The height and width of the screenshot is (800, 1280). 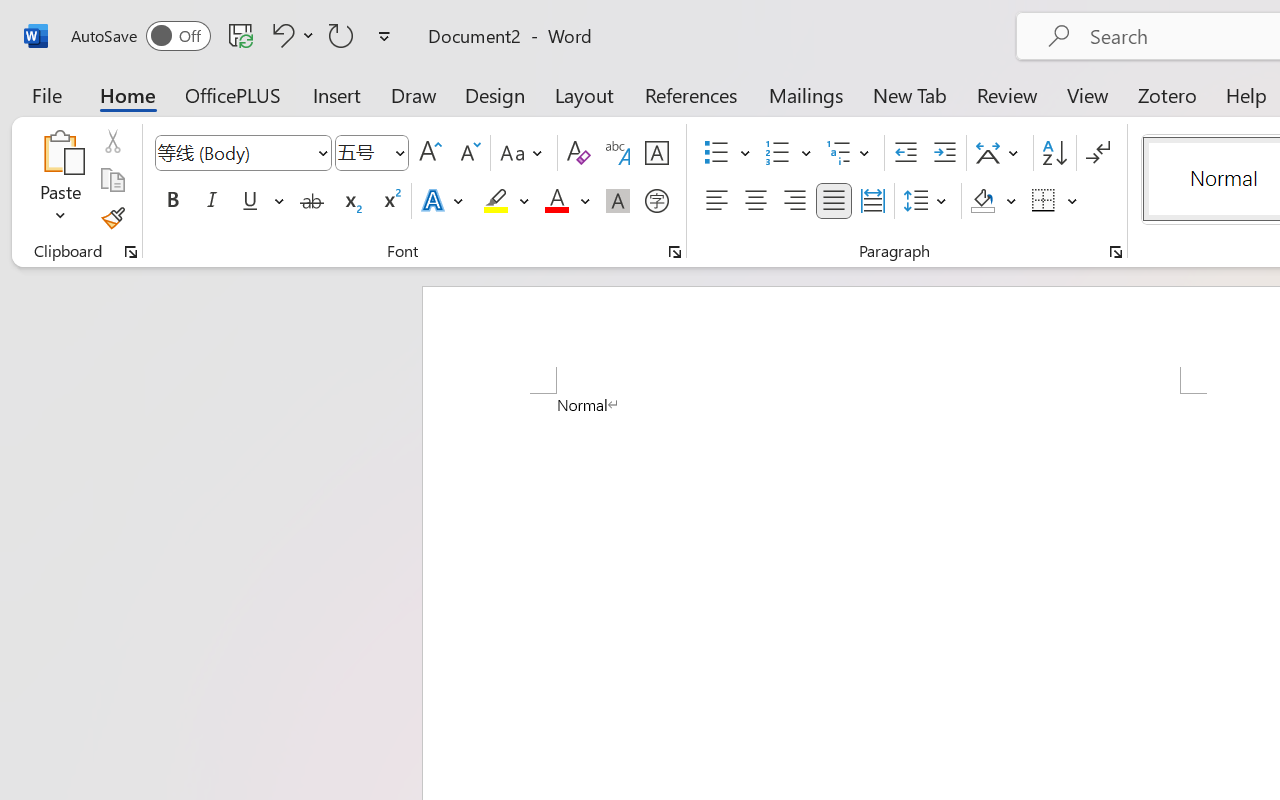 What do you see at coordinates (362, 152) in the screenshot?
I see `'Font Size'` at bounding box center [362, 152].